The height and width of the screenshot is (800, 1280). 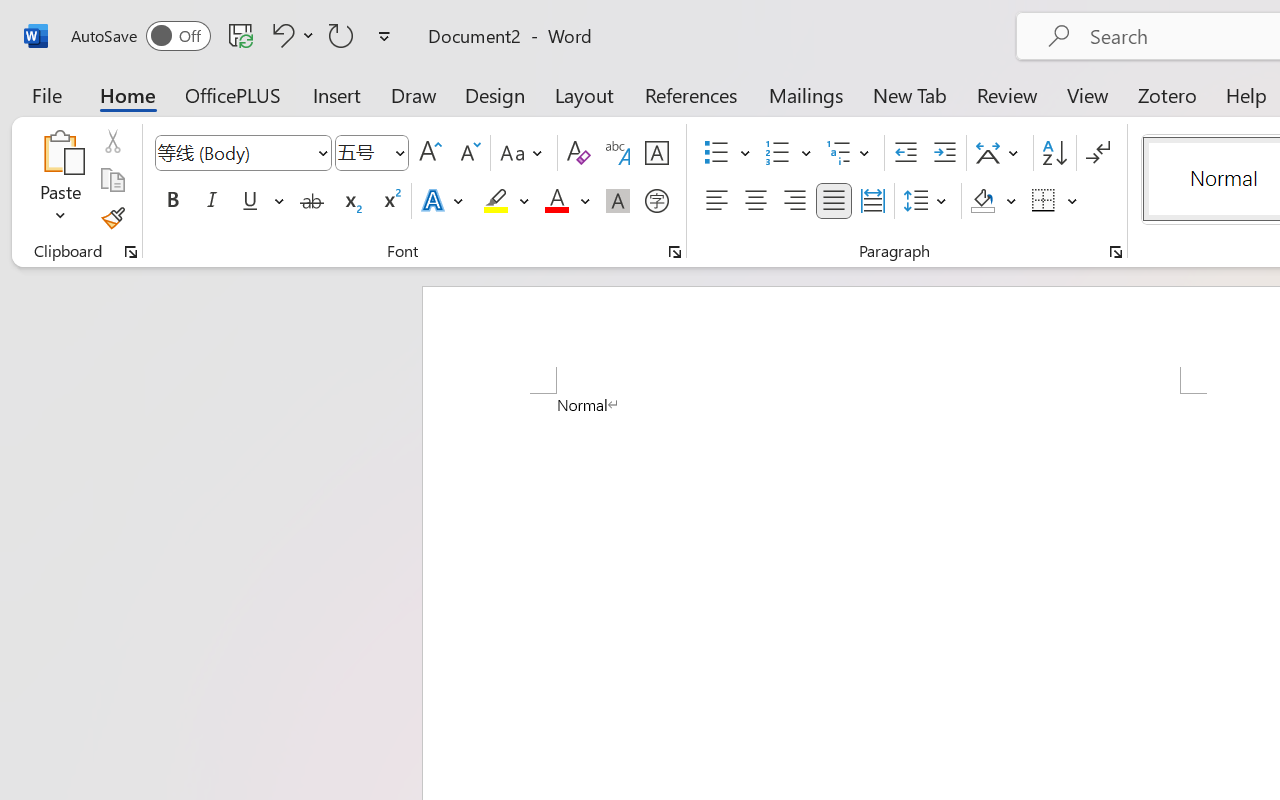 What do you see at coordinates (362, 152) in the screenshot?
I see `'Font Size'` at bounding box center [362, 152].